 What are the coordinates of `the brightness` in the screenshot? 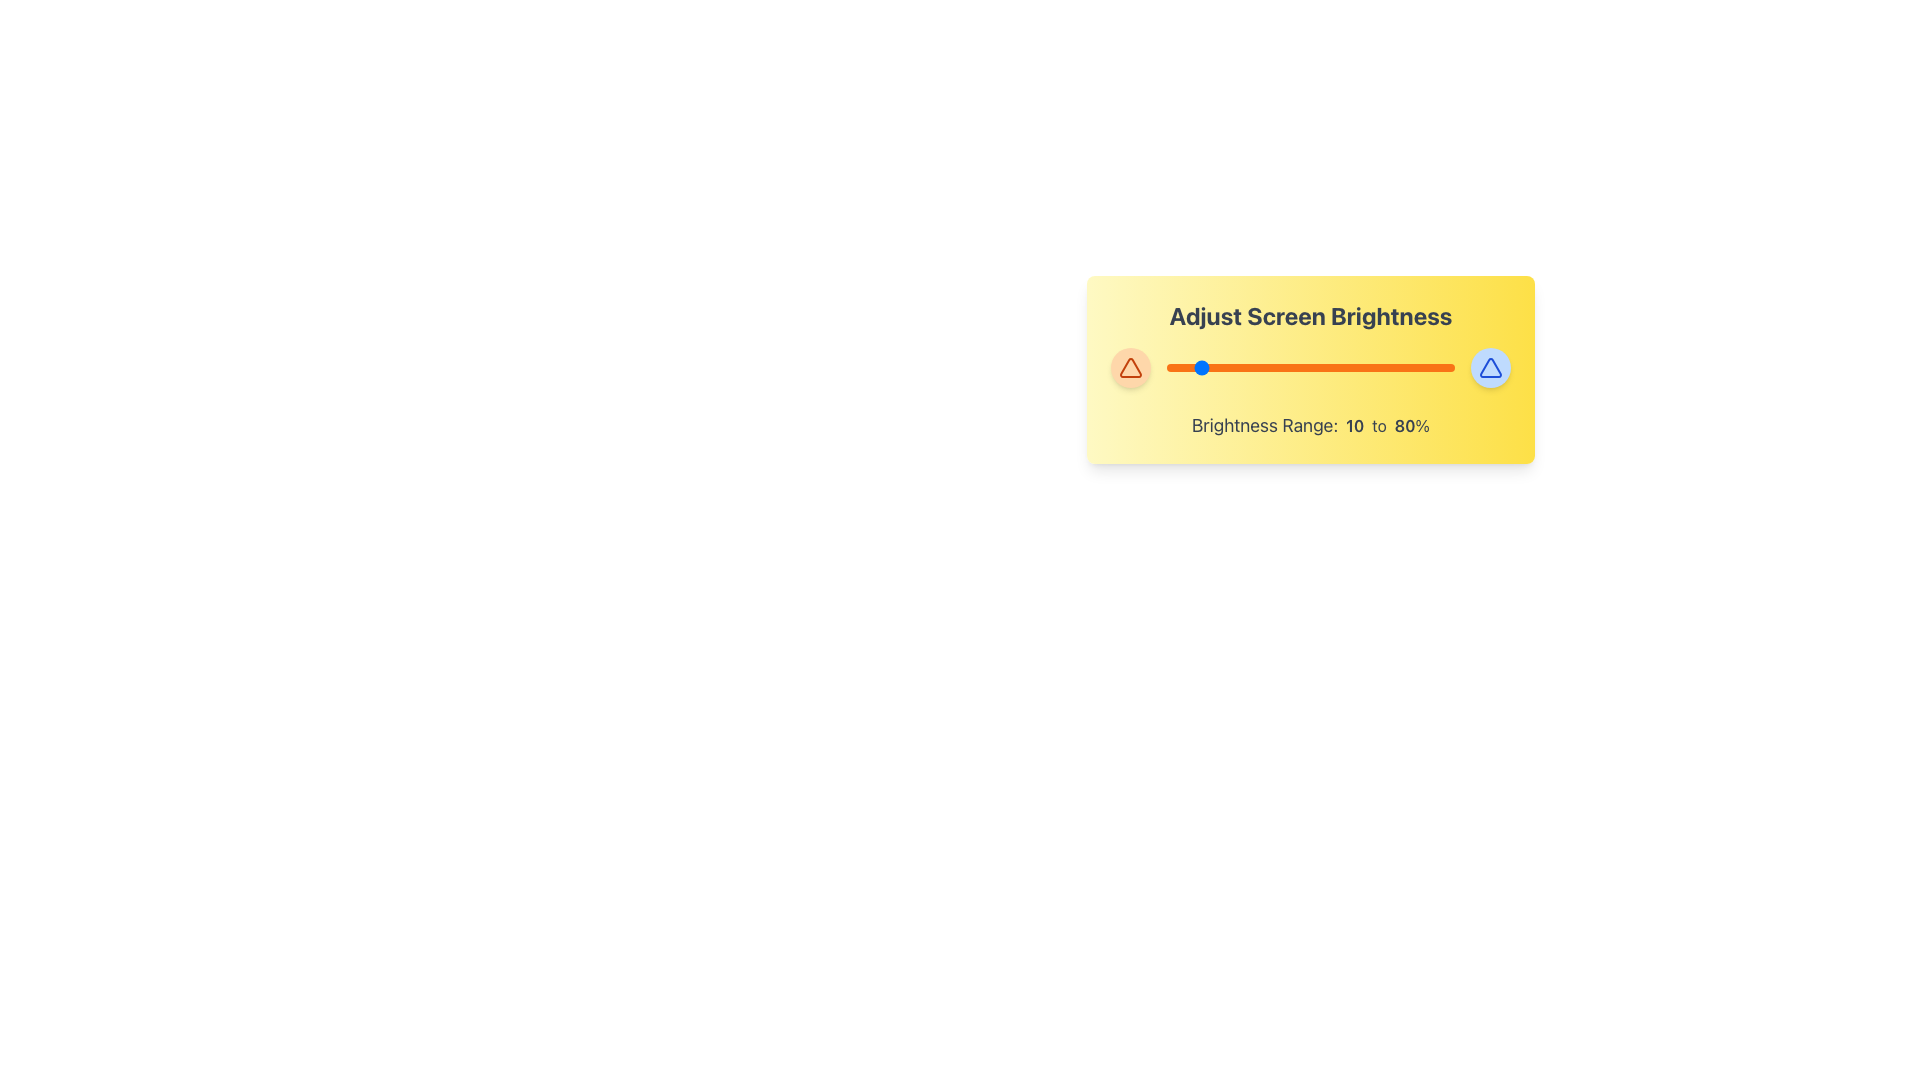 It's located at (1421, 367).